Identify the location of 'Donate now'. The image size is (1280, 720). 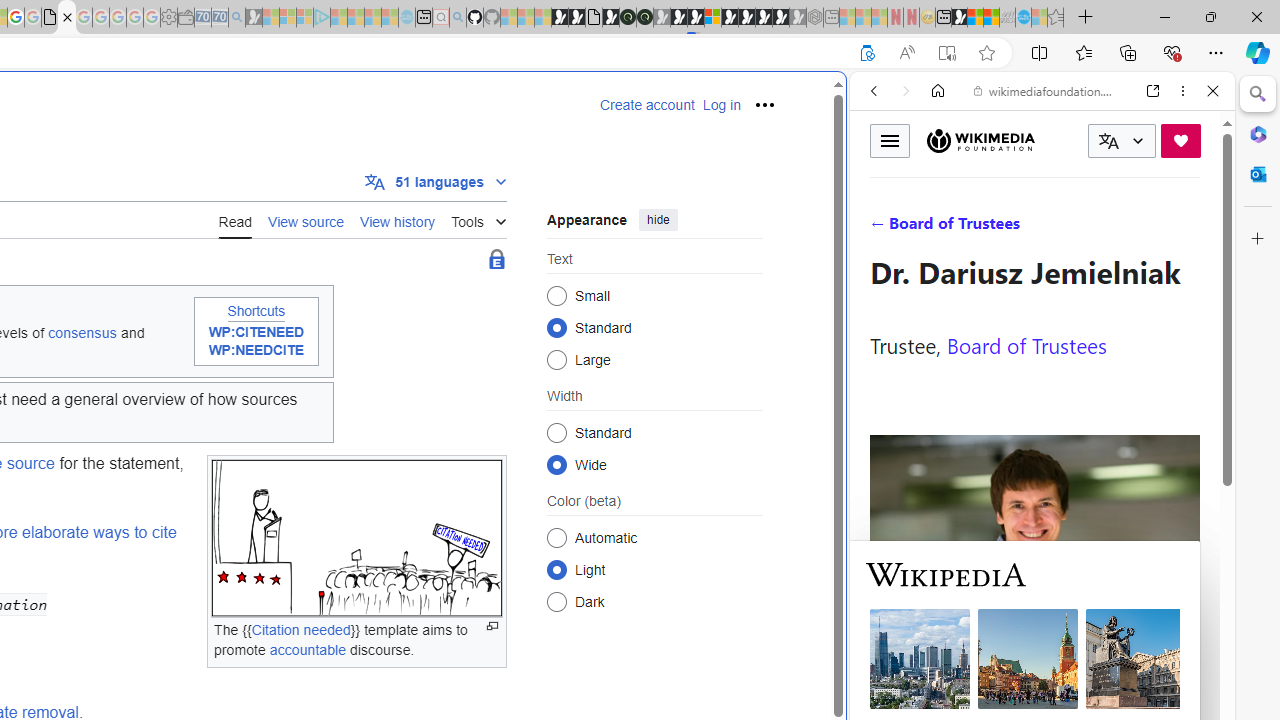
(1180, 139).